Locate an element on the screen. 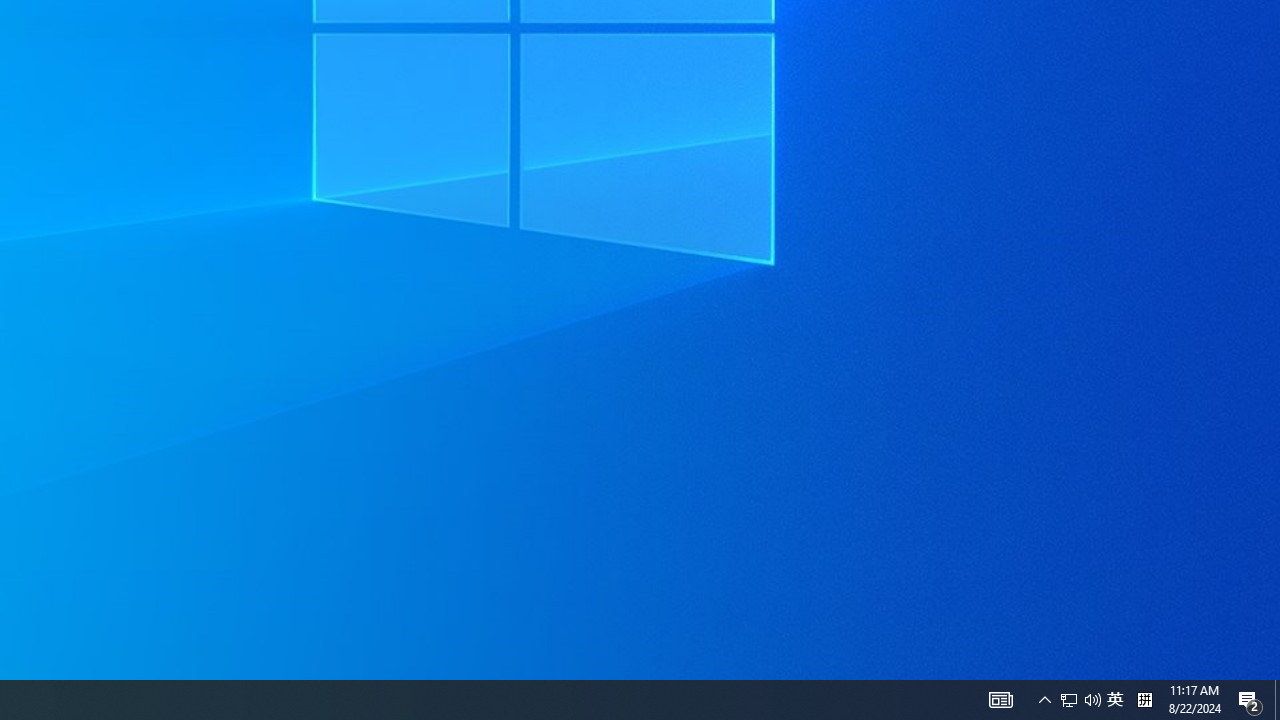  'Q2790: 100%' is located at coordinates (1068, 698).